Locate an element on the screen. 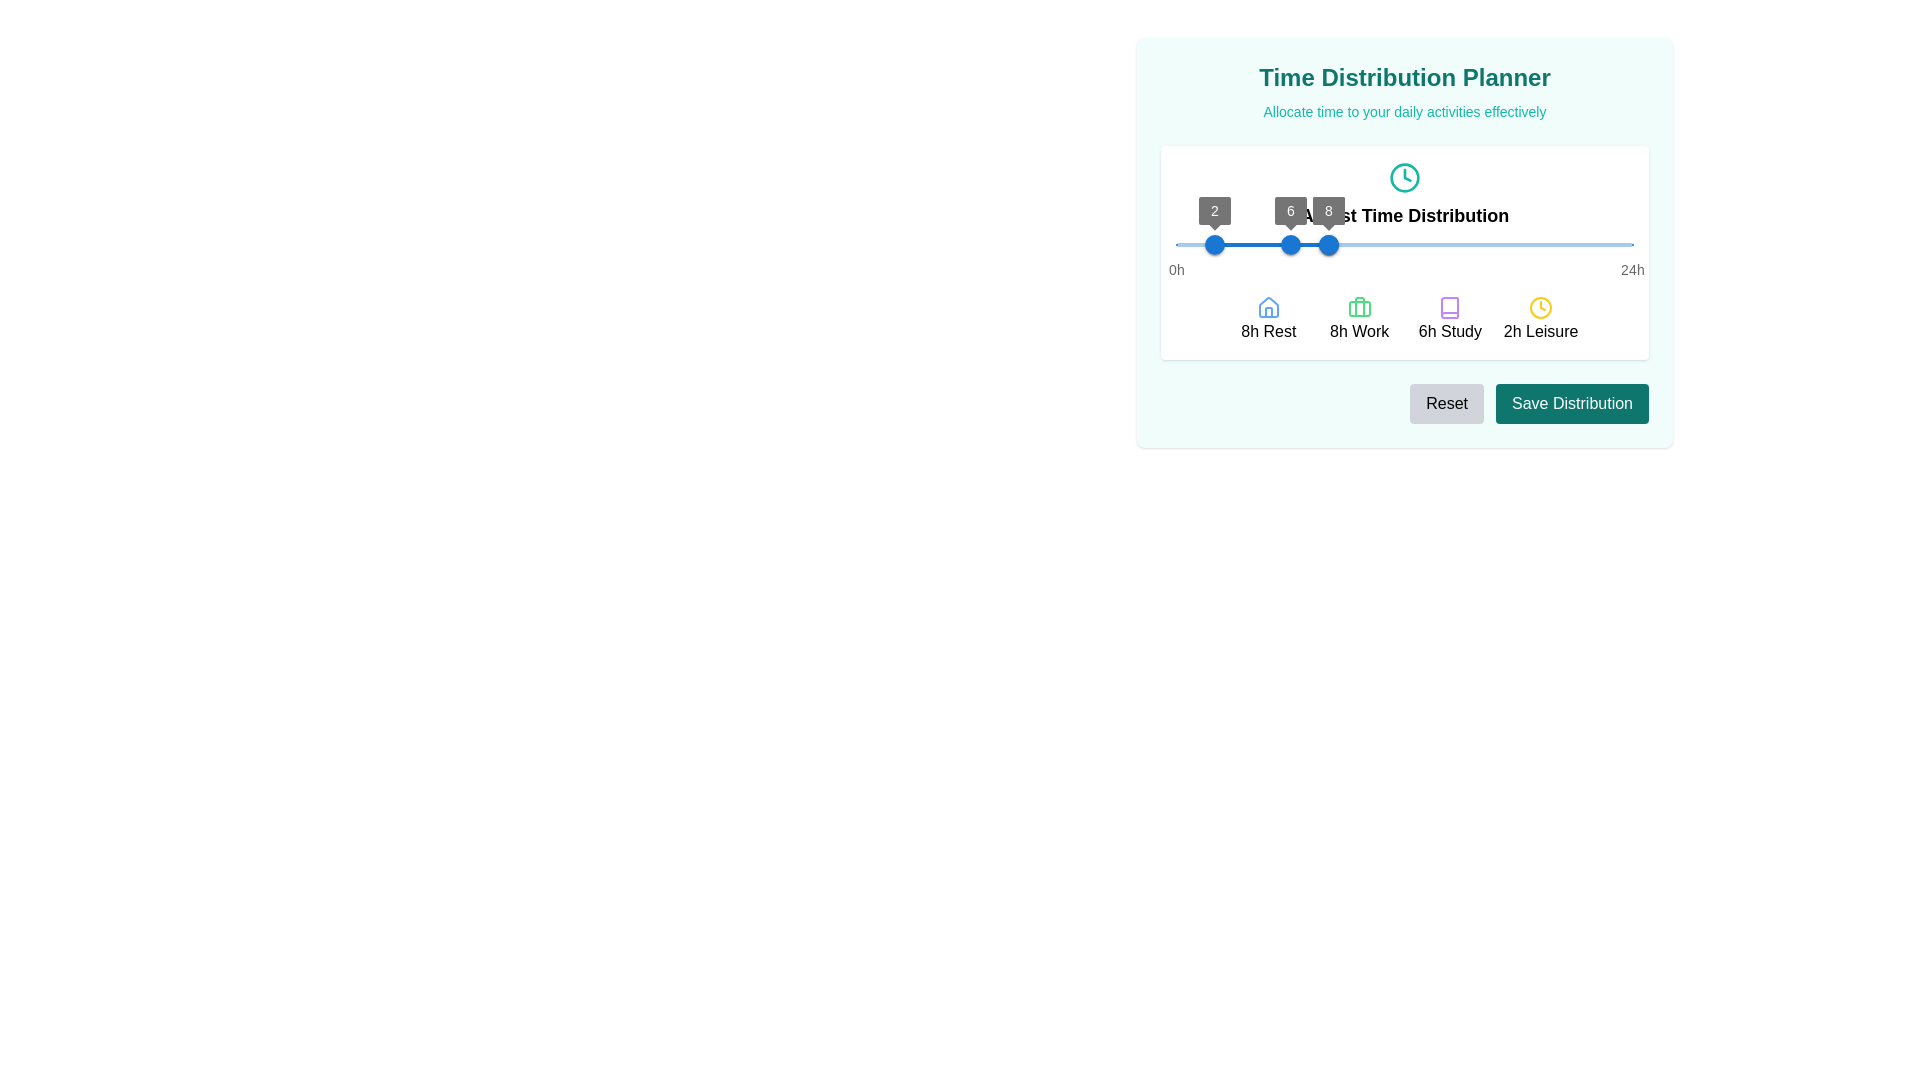 The height and width of the screenshot is (1080, 1920). the Text Label that reads 'Allocate time to your daily activities effectively', located directly below the 'Time Distribution Planner' title is located at coordinates (1404, 111).